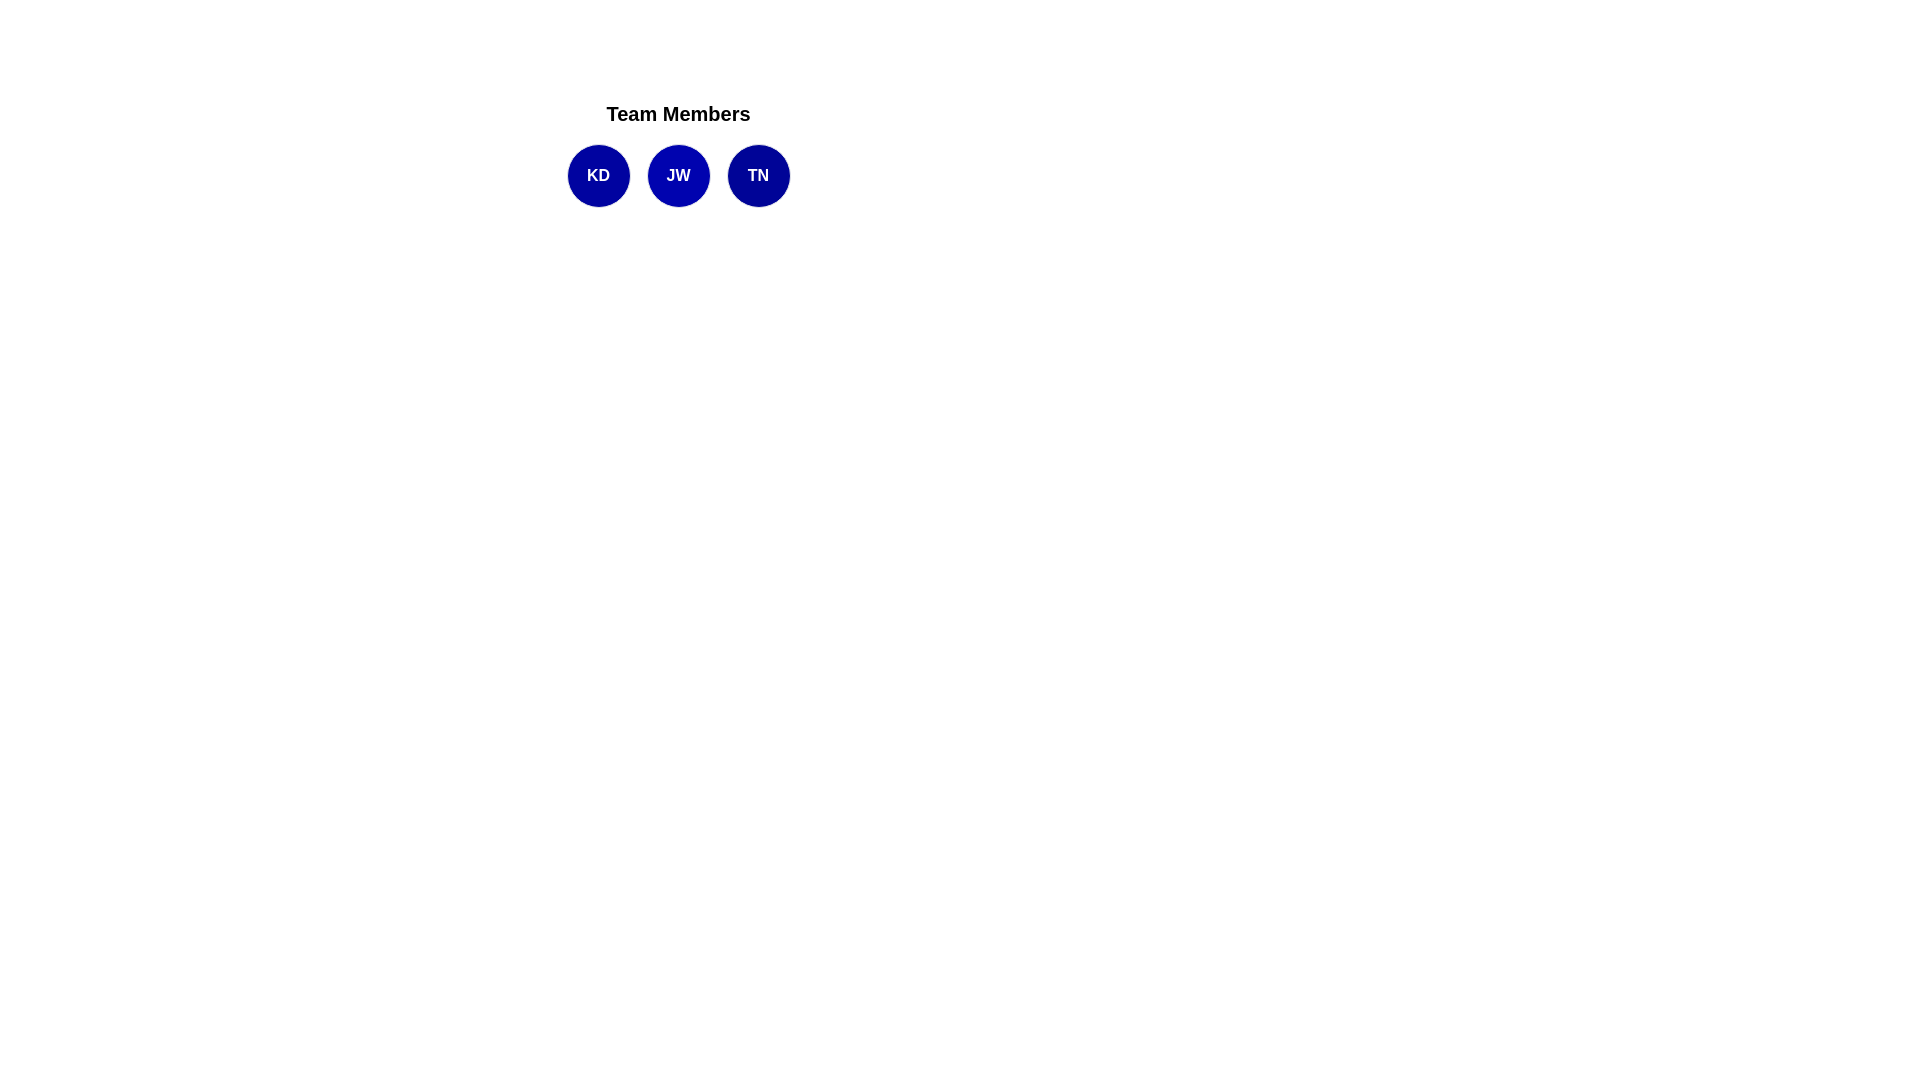 This screenshot has width=1920, height=1080. What do you see at coordinates (678, 153) in the screenshot?
I see `the JW circle in the horizontal list of styled circular text containers, which has a blue background and white text` at bounding box center [678, 153].